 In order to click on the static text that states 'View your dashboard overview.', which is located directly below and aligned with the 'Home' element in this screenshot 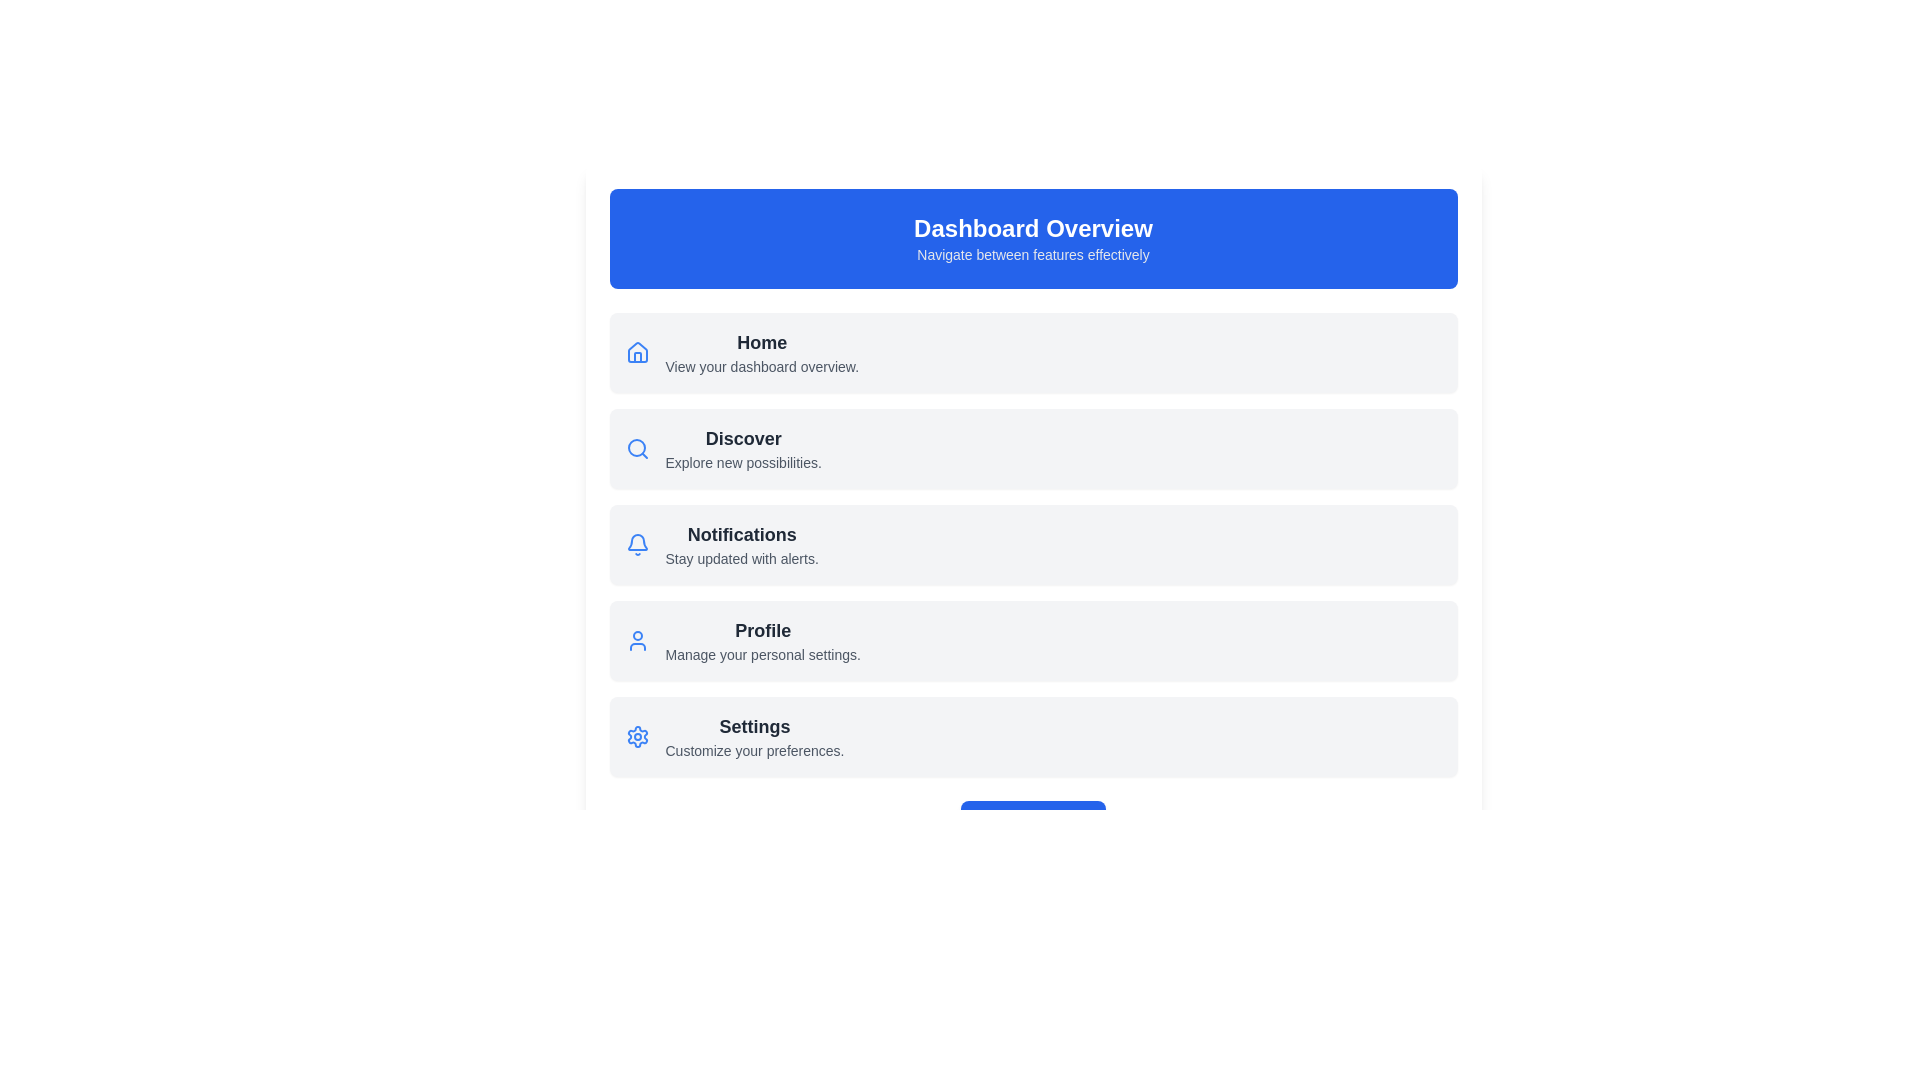, I will do `click(761, 366)`.